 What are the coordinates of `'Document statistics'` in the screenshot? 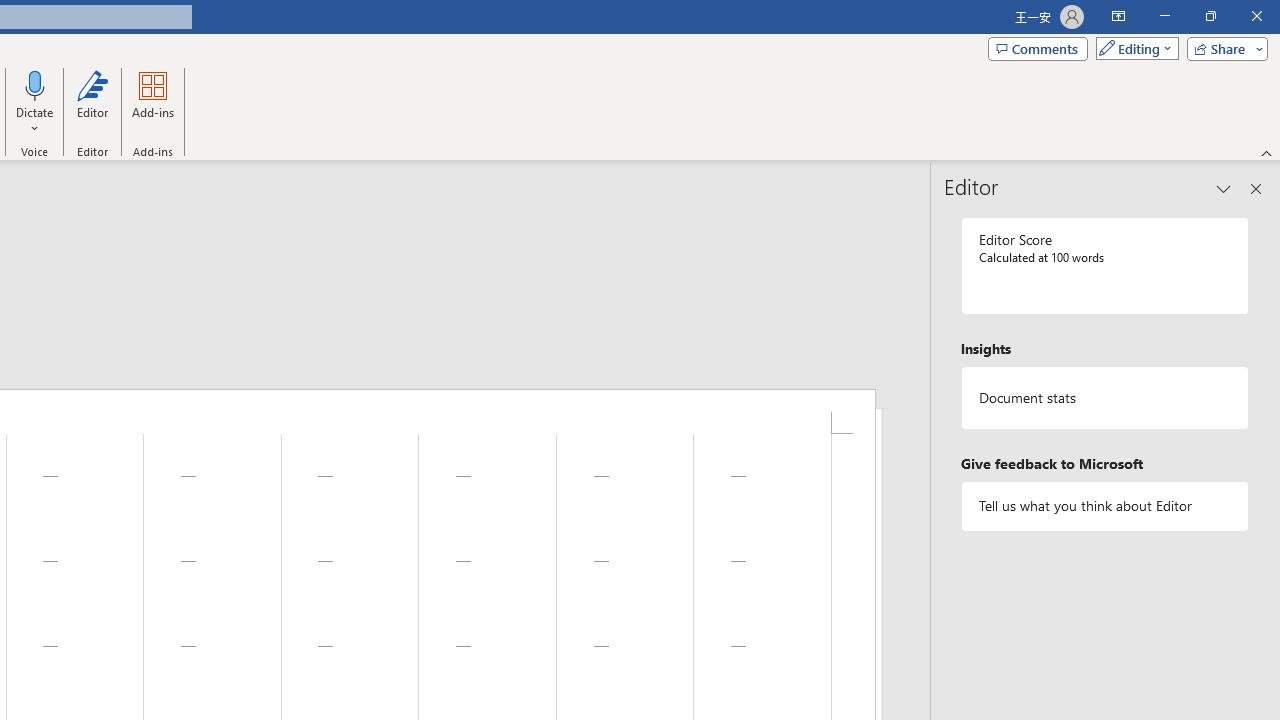 It's located at (1104, 398).